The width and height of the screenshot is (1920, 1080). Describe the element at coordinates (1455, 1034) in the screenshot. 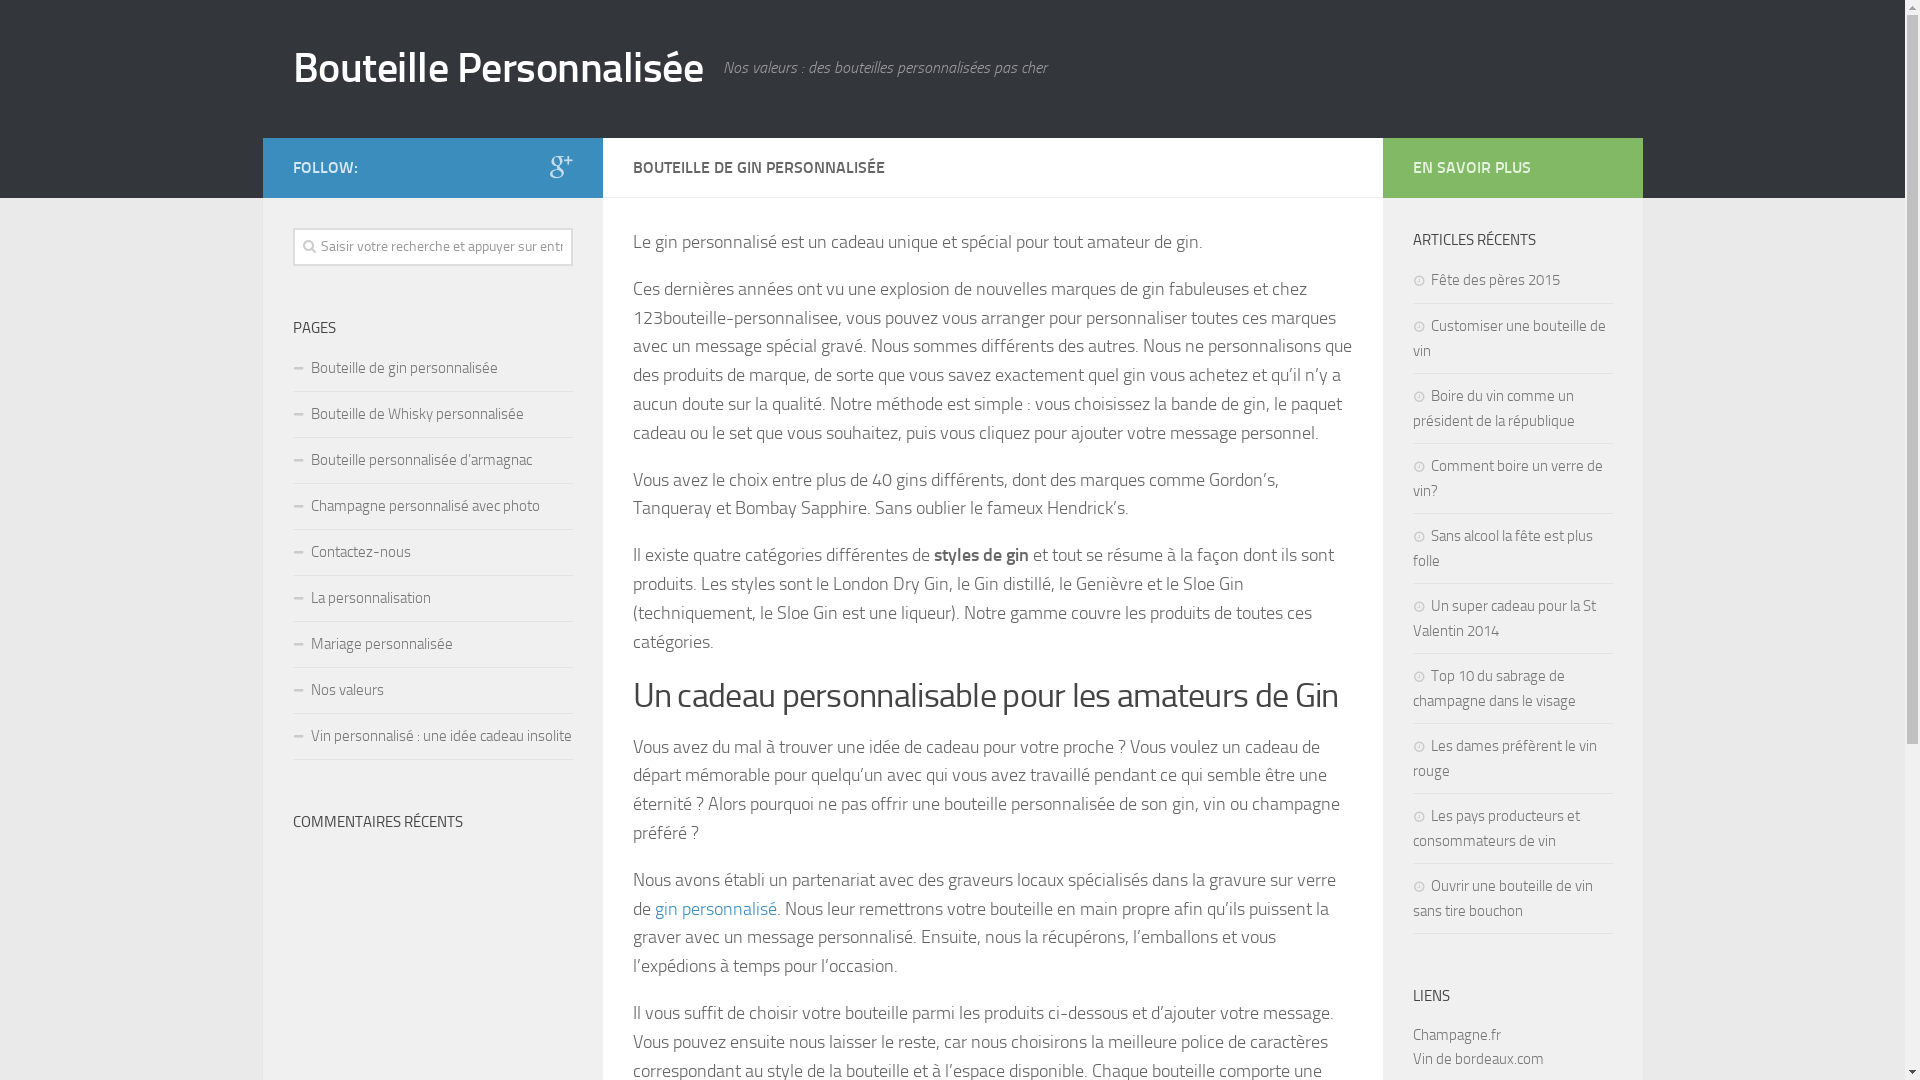

I see `'Champagne.fr'` at that location.